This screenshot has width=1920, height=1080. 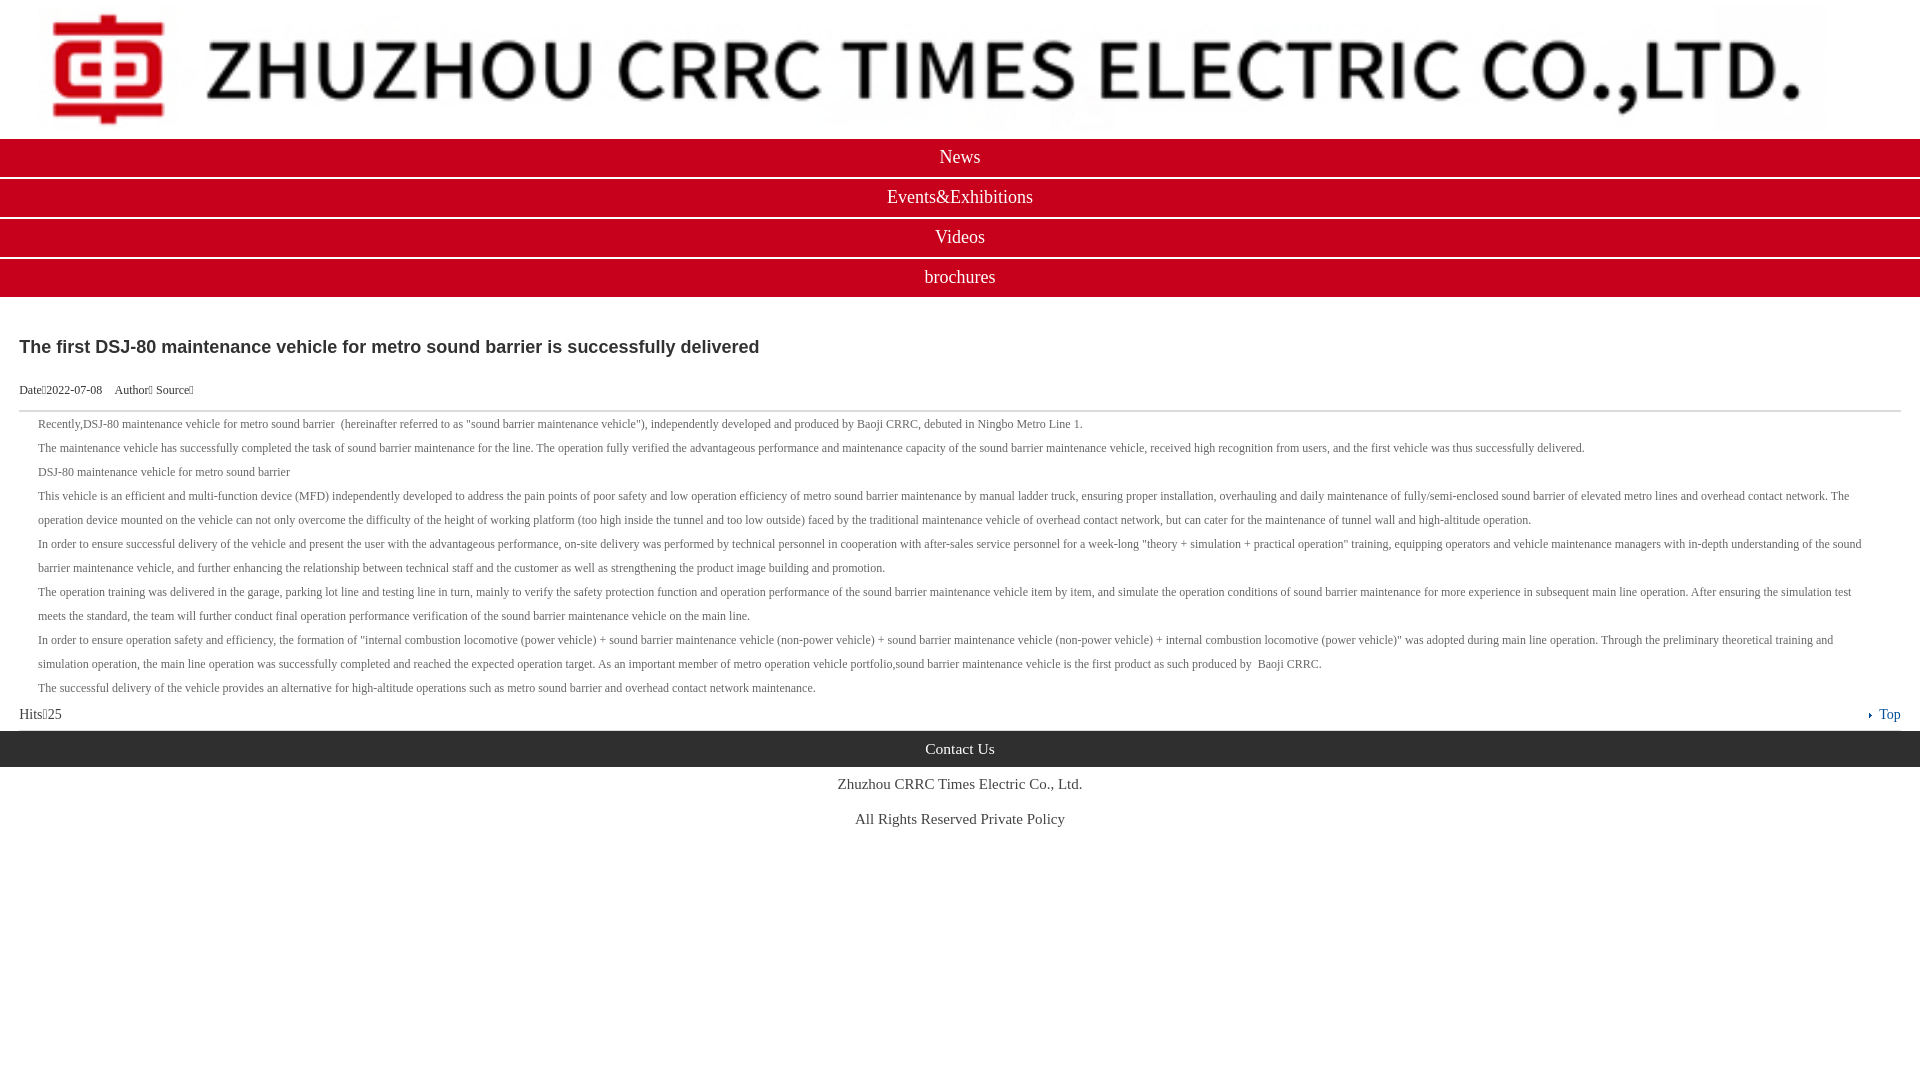 I want to click on 'News', so click(x=960, y=156).